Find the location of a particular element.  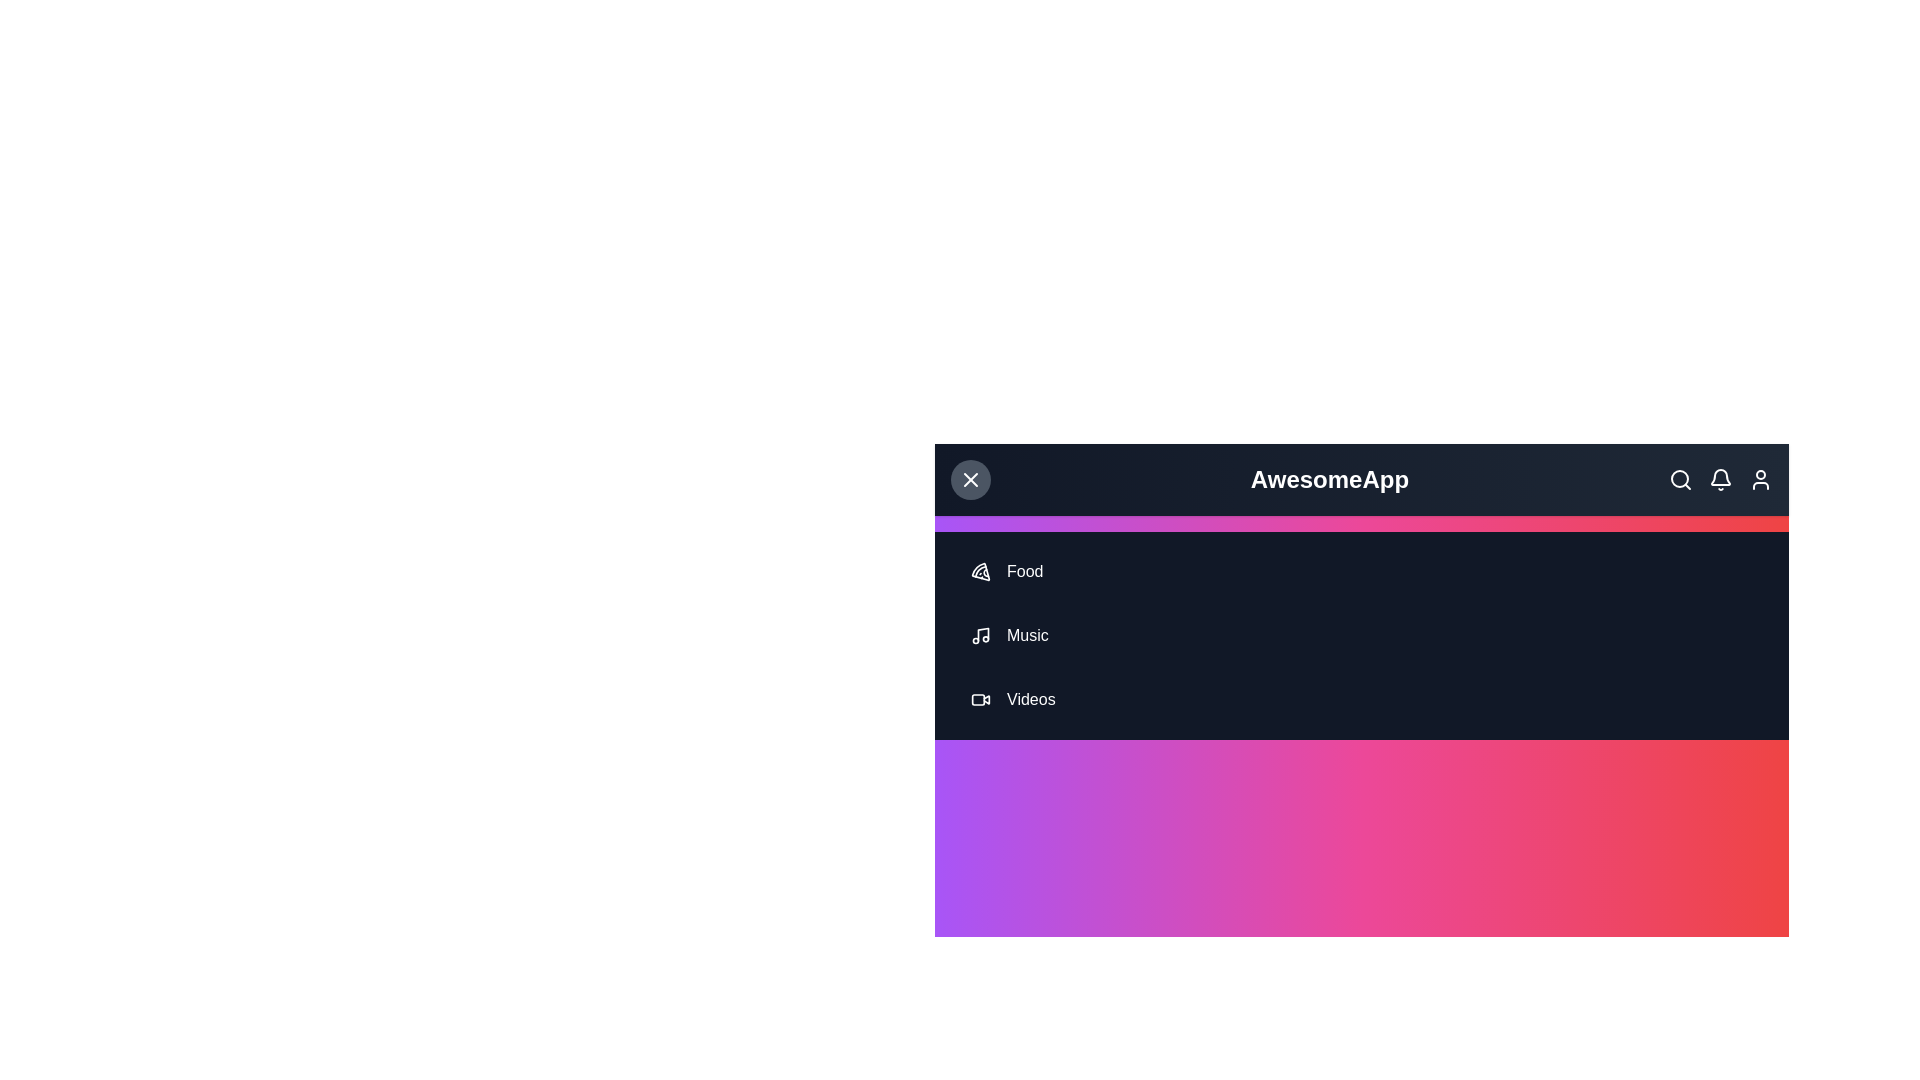

the notification icon (bell icon) in the app bar is located at coordinates (1719, 479).